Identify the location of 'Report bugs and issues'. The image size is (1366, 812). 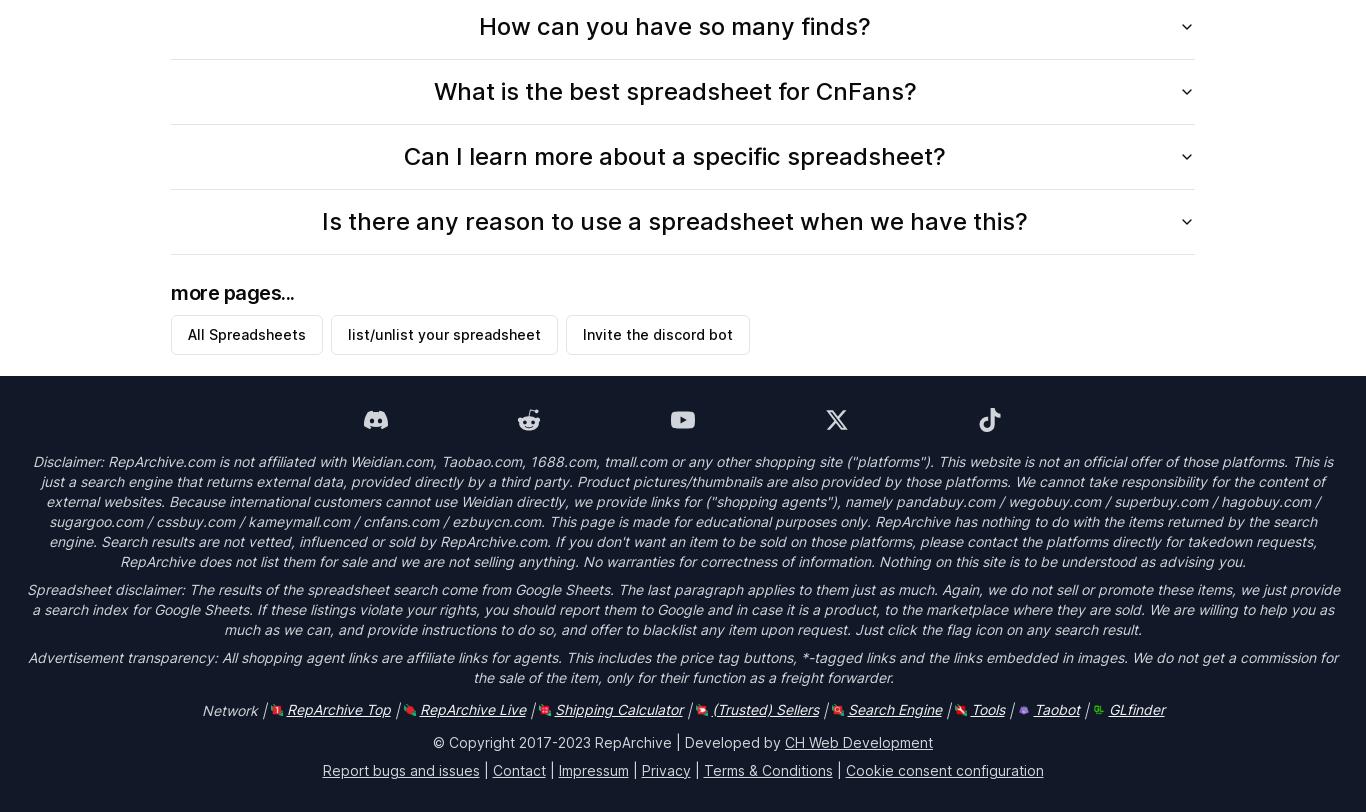
(399, 769).